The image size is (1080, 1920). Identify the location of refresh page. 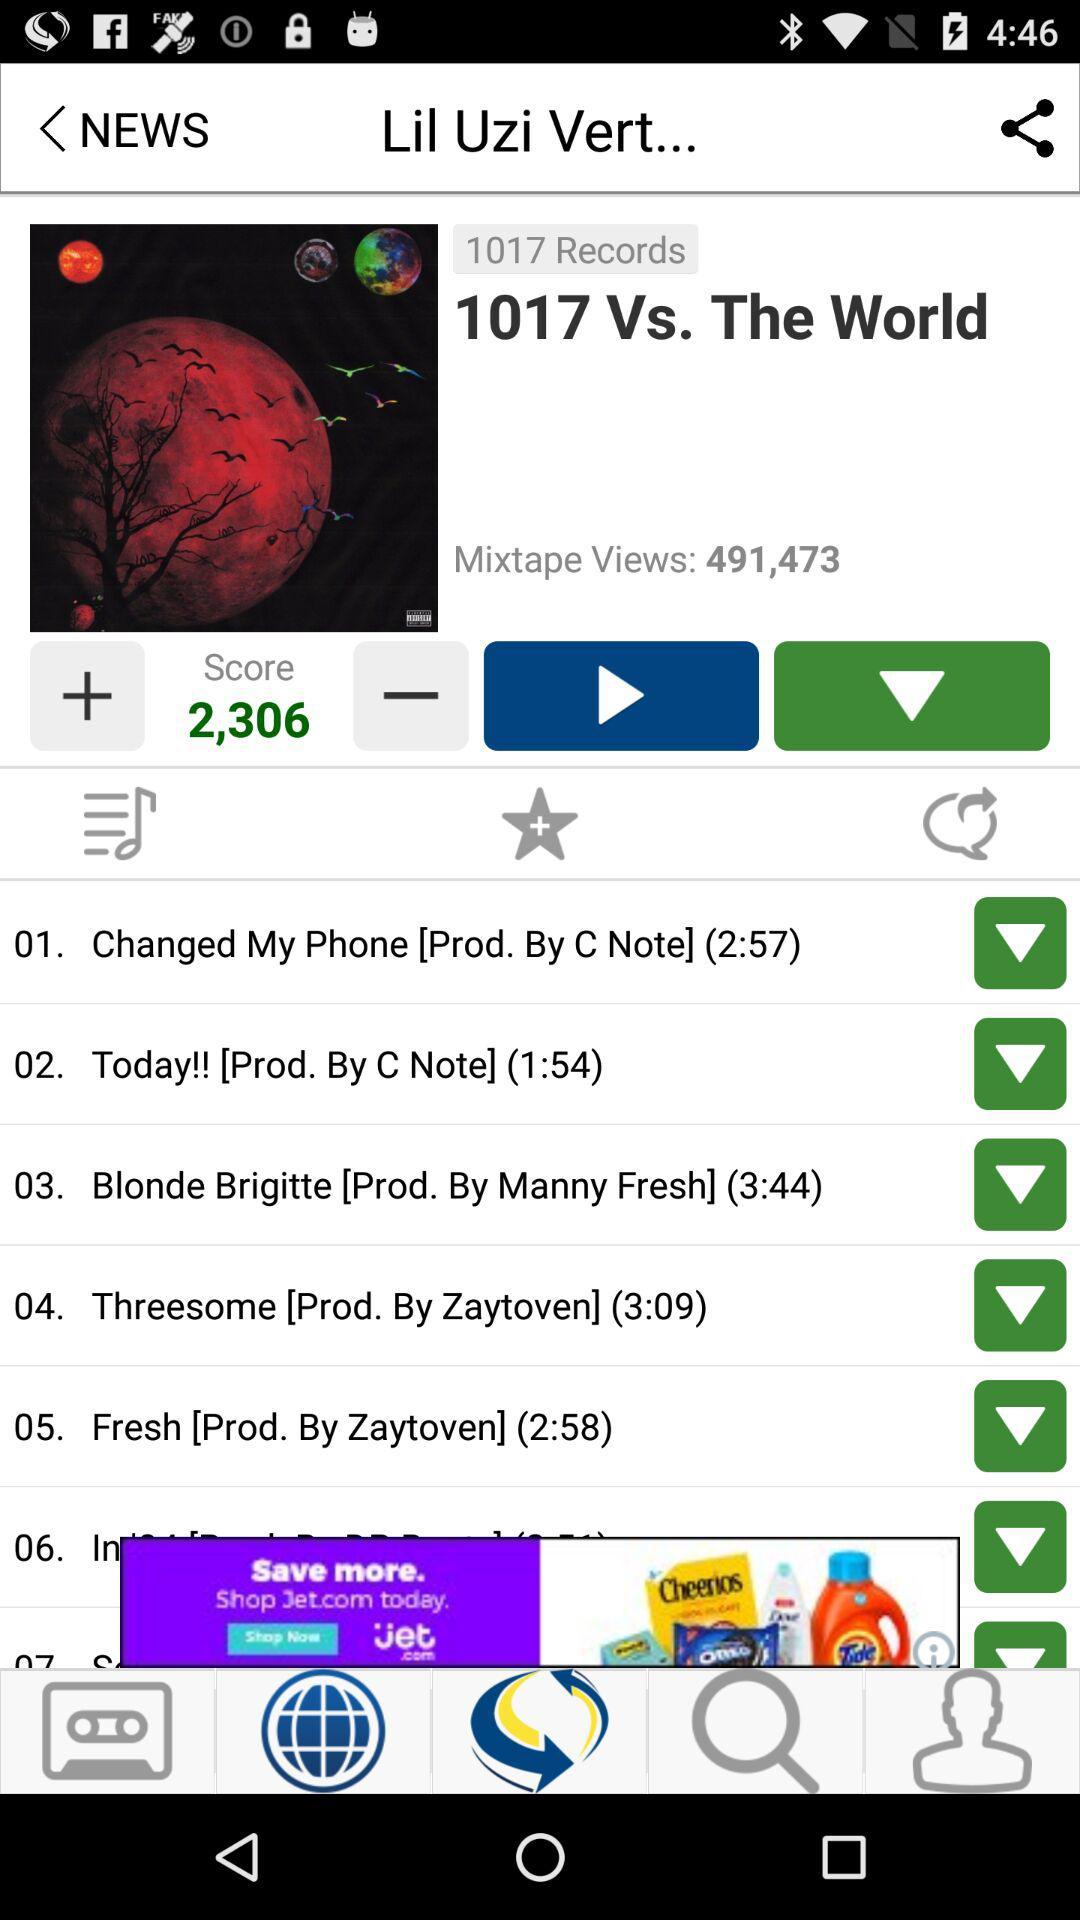
(538, 1730).